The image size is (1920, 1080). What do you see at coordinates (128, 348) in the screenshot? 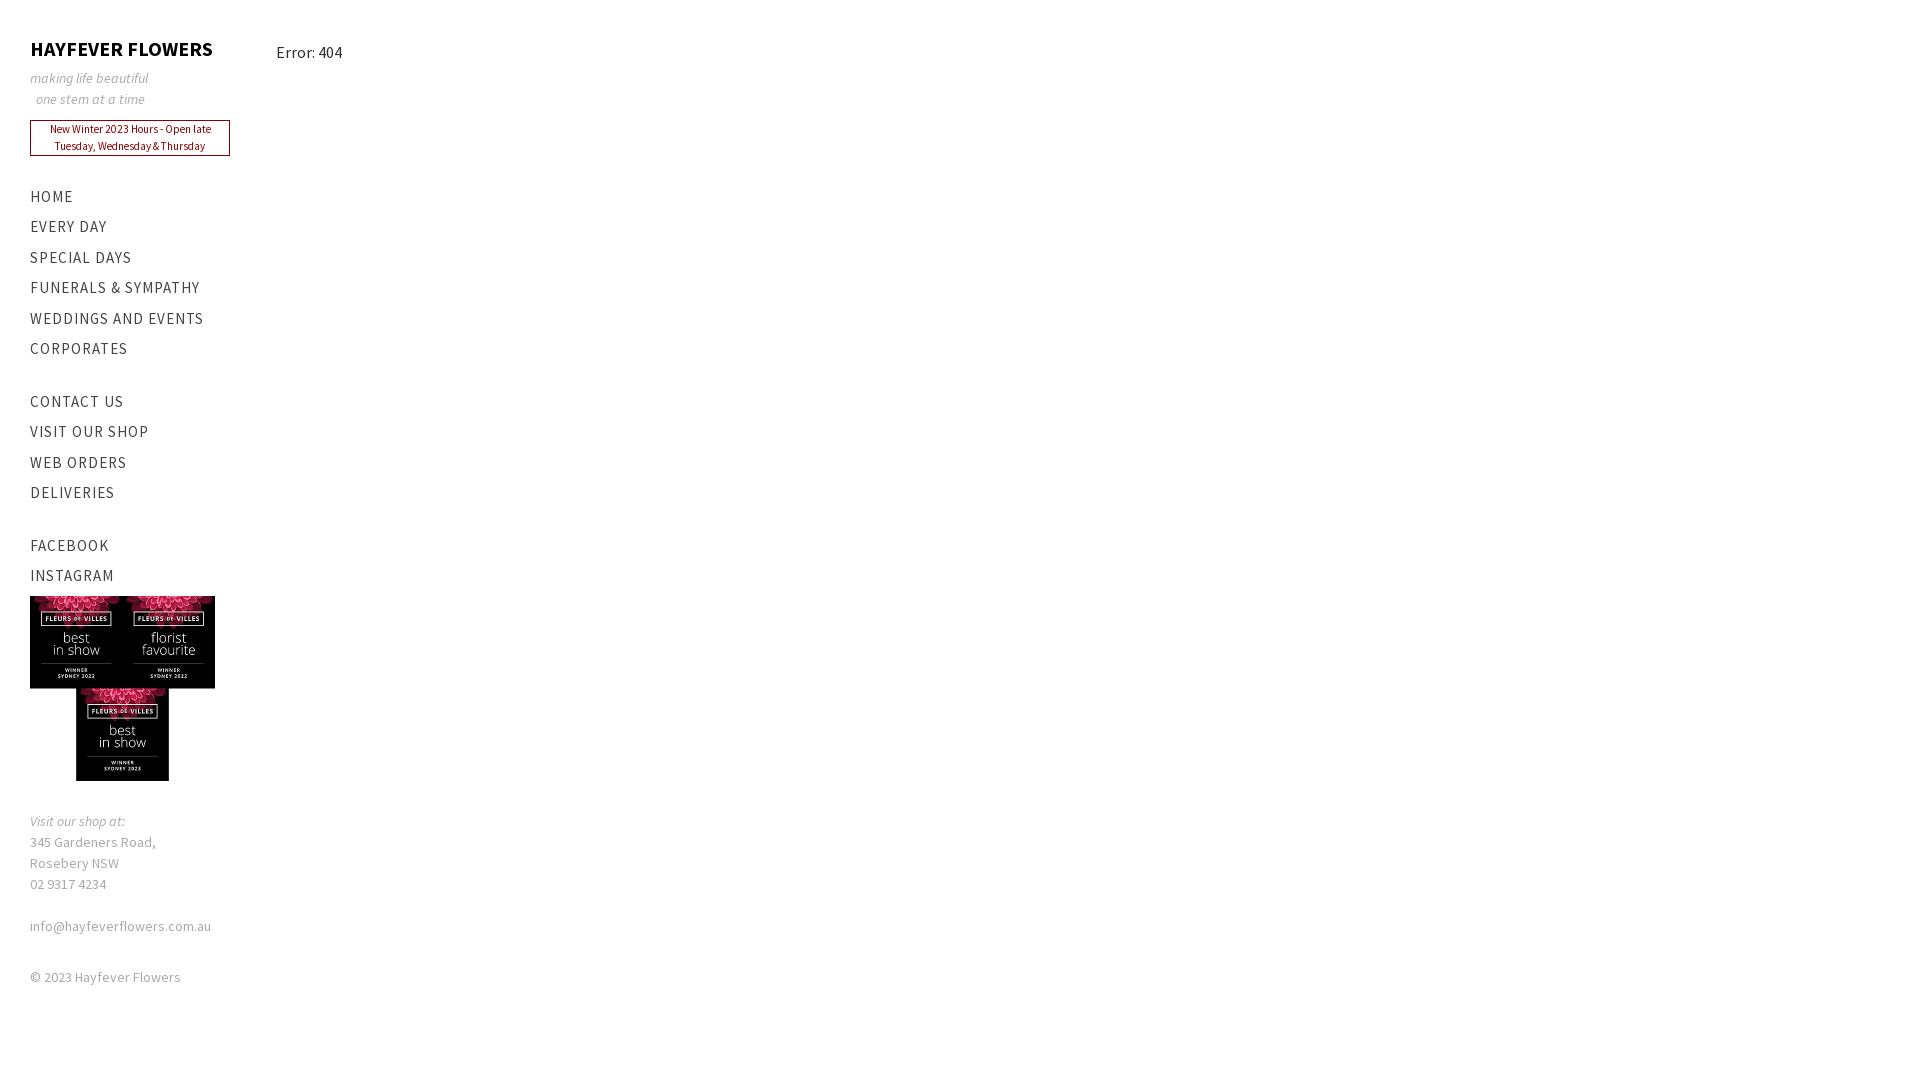
I see `'CORPORATES'` at bounding box center [128, 348].